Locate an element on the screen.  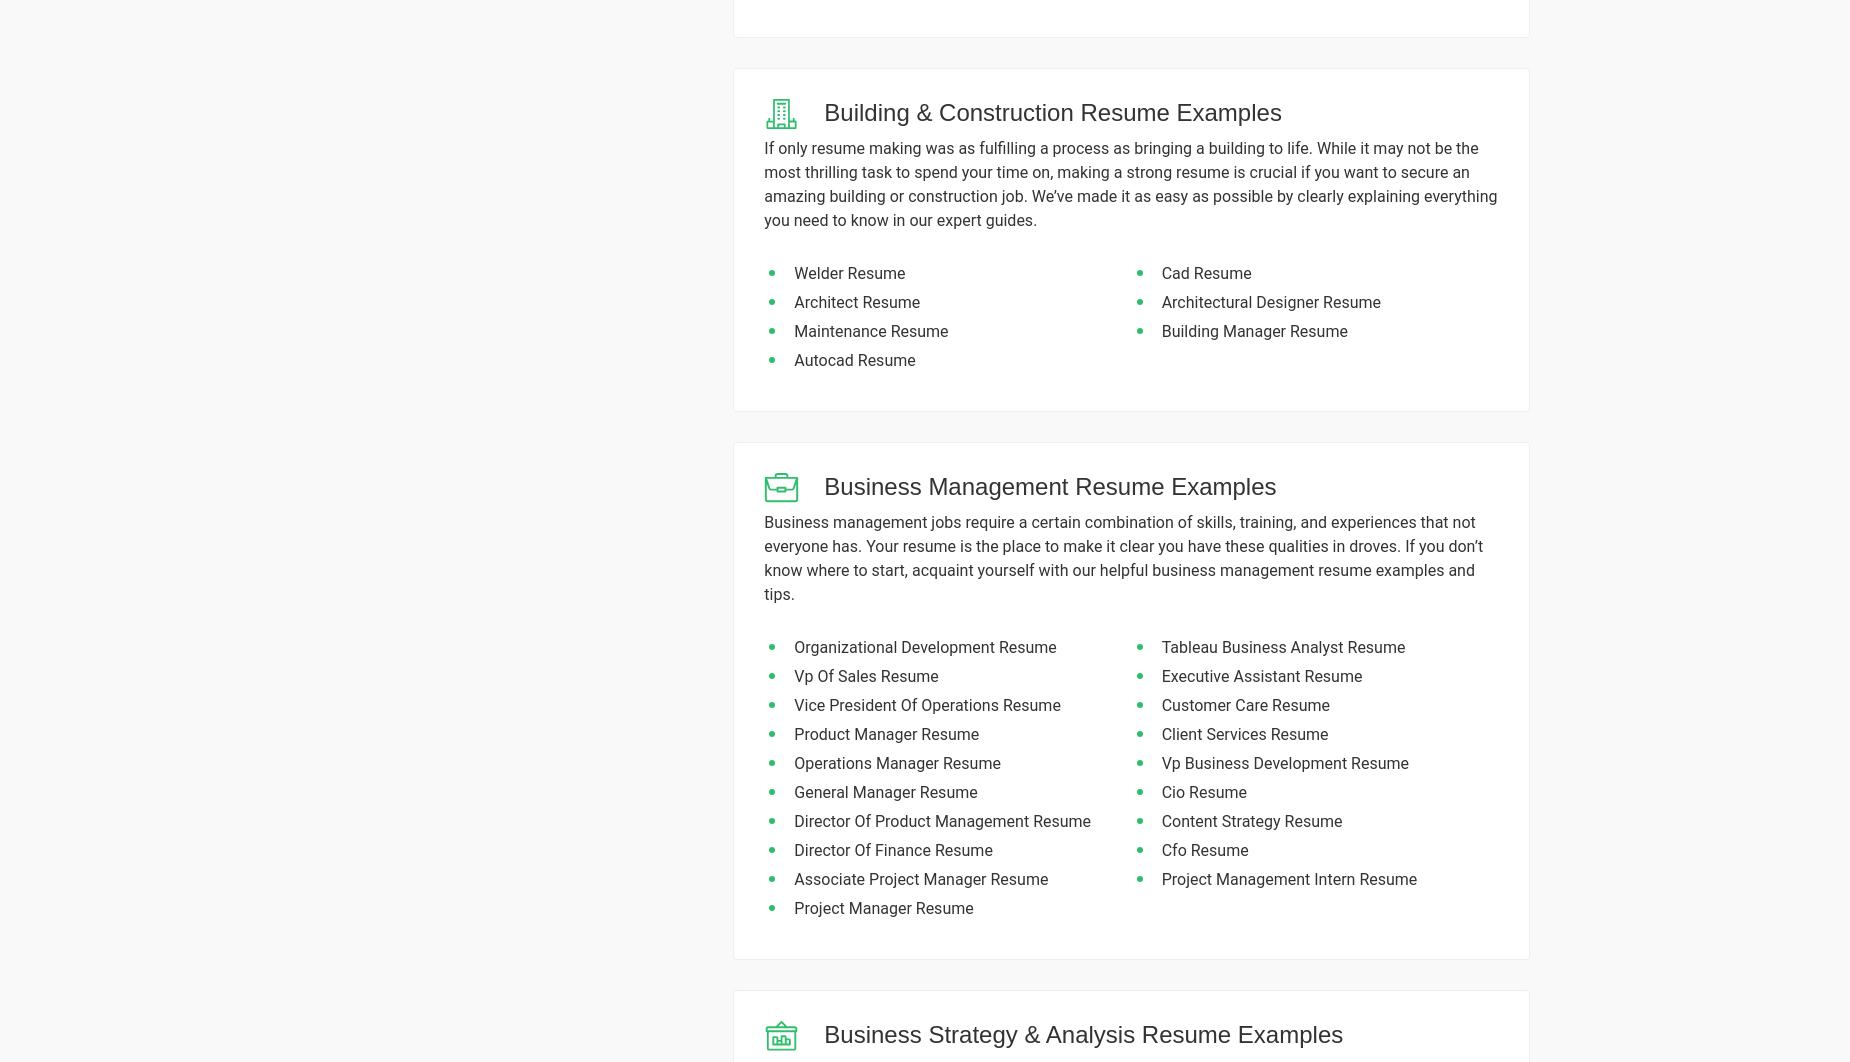
'If only resume making was as fulfilling a process as bringing a building to life. While it may not be the most thrilling task to spend your time on, making a strong resume is crucial if you want to secure an amazing building or construction job. We’ve made it as easy as possible by clearly explaining everything you need to know in our expert guides.' is located at coordinates (1129, 184).